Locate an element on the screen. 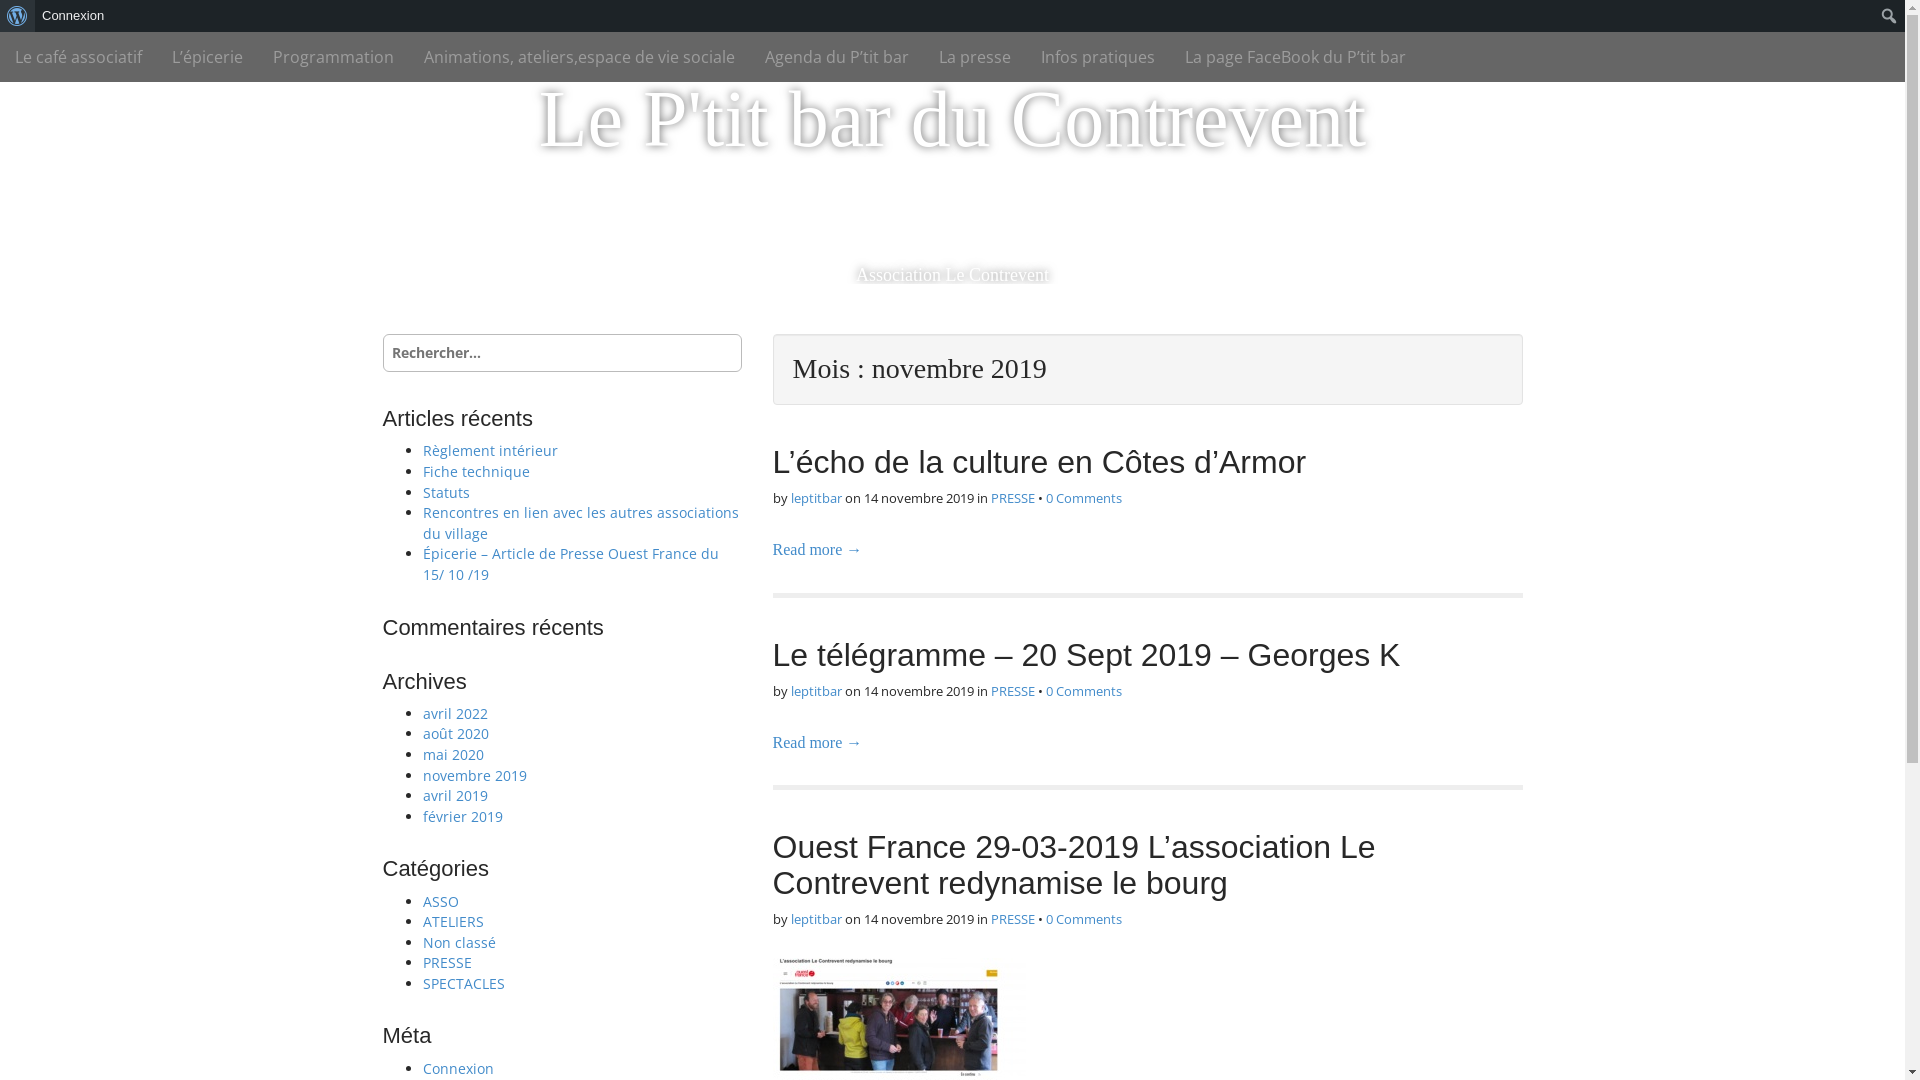 Image resolution: width=1920 pixels, height=1080 pixels. 'Rechercher' is located at coordinates (34, 16).